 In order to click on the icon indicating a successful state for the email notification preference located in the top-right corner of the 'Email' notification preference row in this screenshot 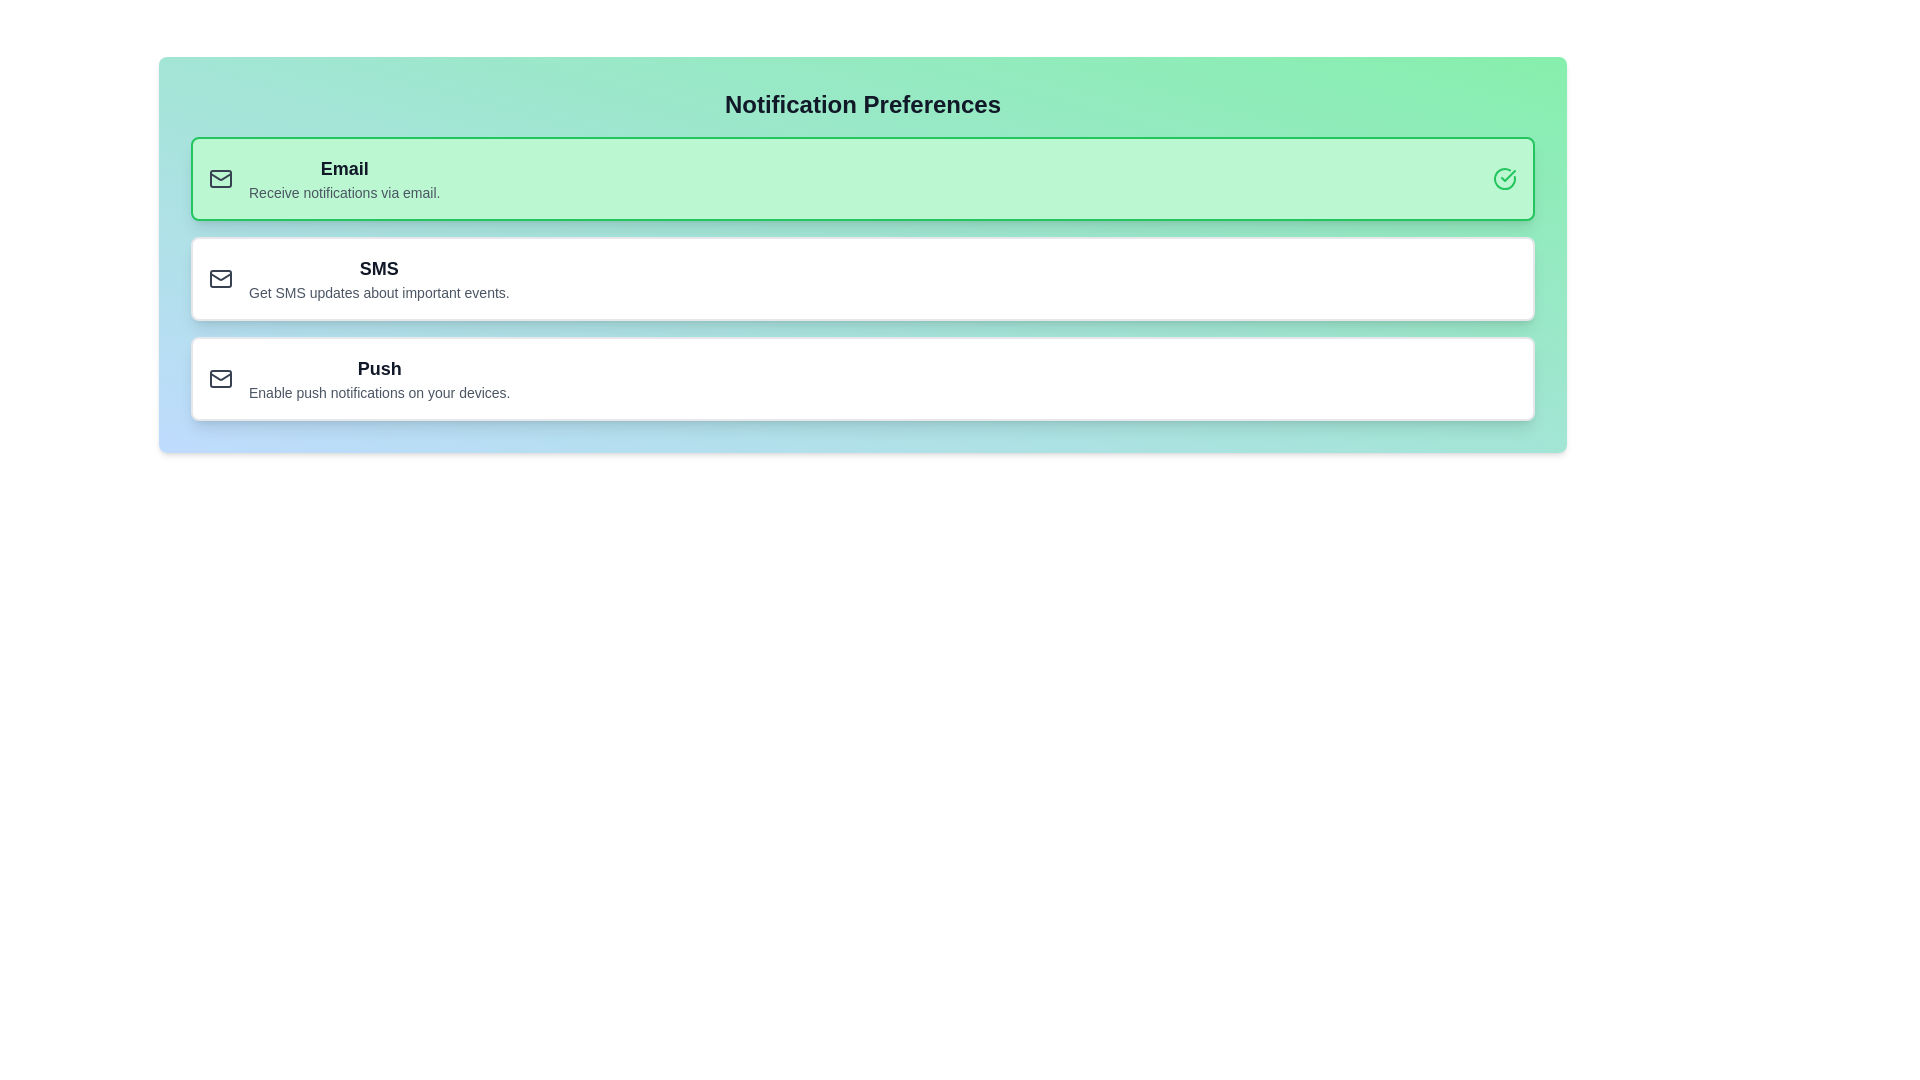, I will do `click(1505, 177)`.